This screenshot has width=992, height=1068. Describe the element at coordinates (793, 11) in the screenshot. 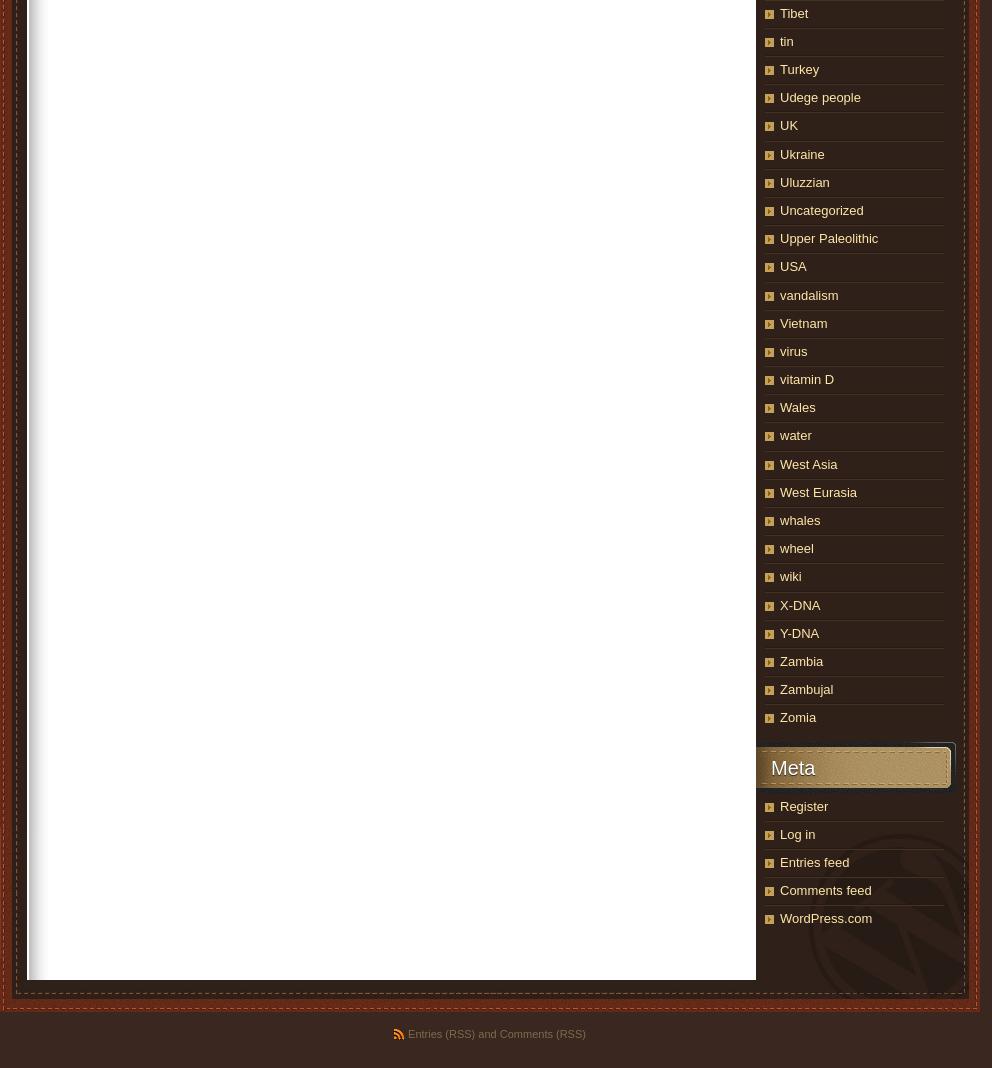

I see `'Tibet'` at that location.